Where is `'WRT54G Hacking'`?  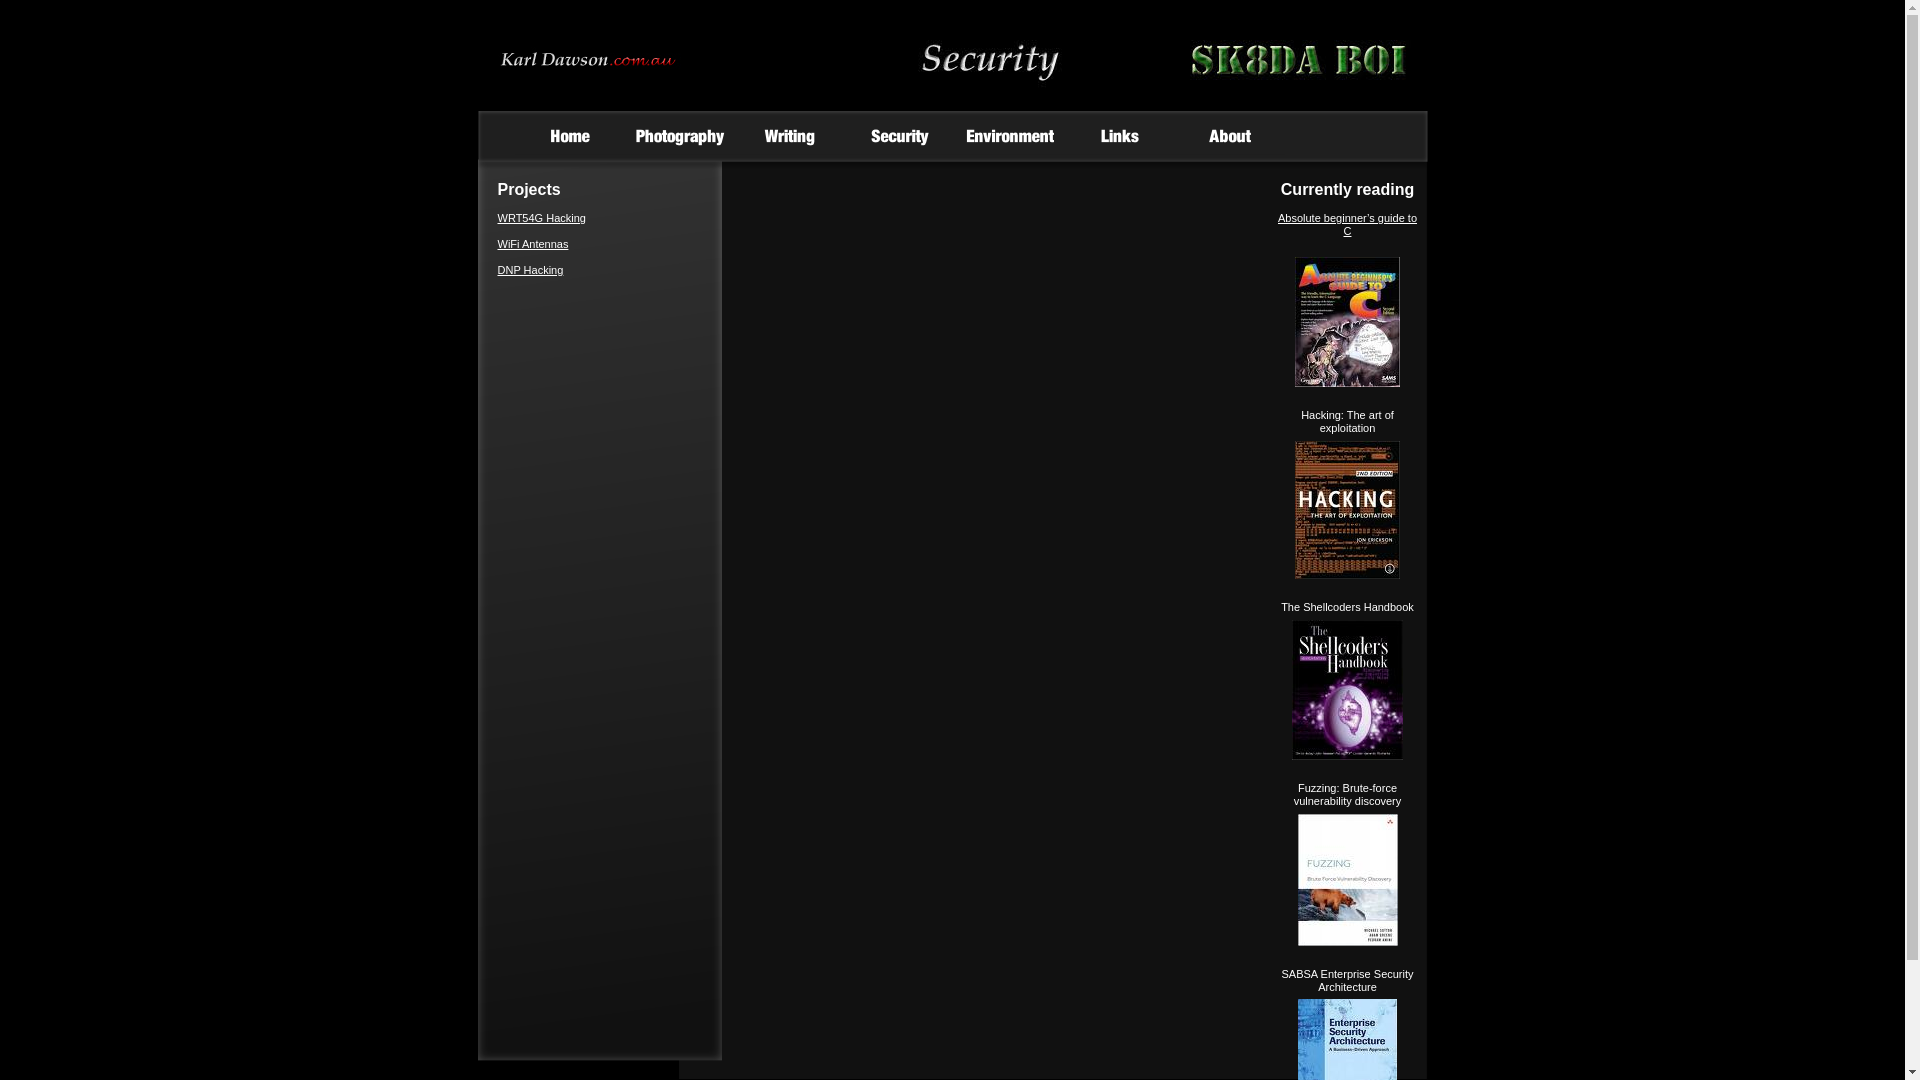
'WRT54G Hacking' is located at coordinates (542, 218).